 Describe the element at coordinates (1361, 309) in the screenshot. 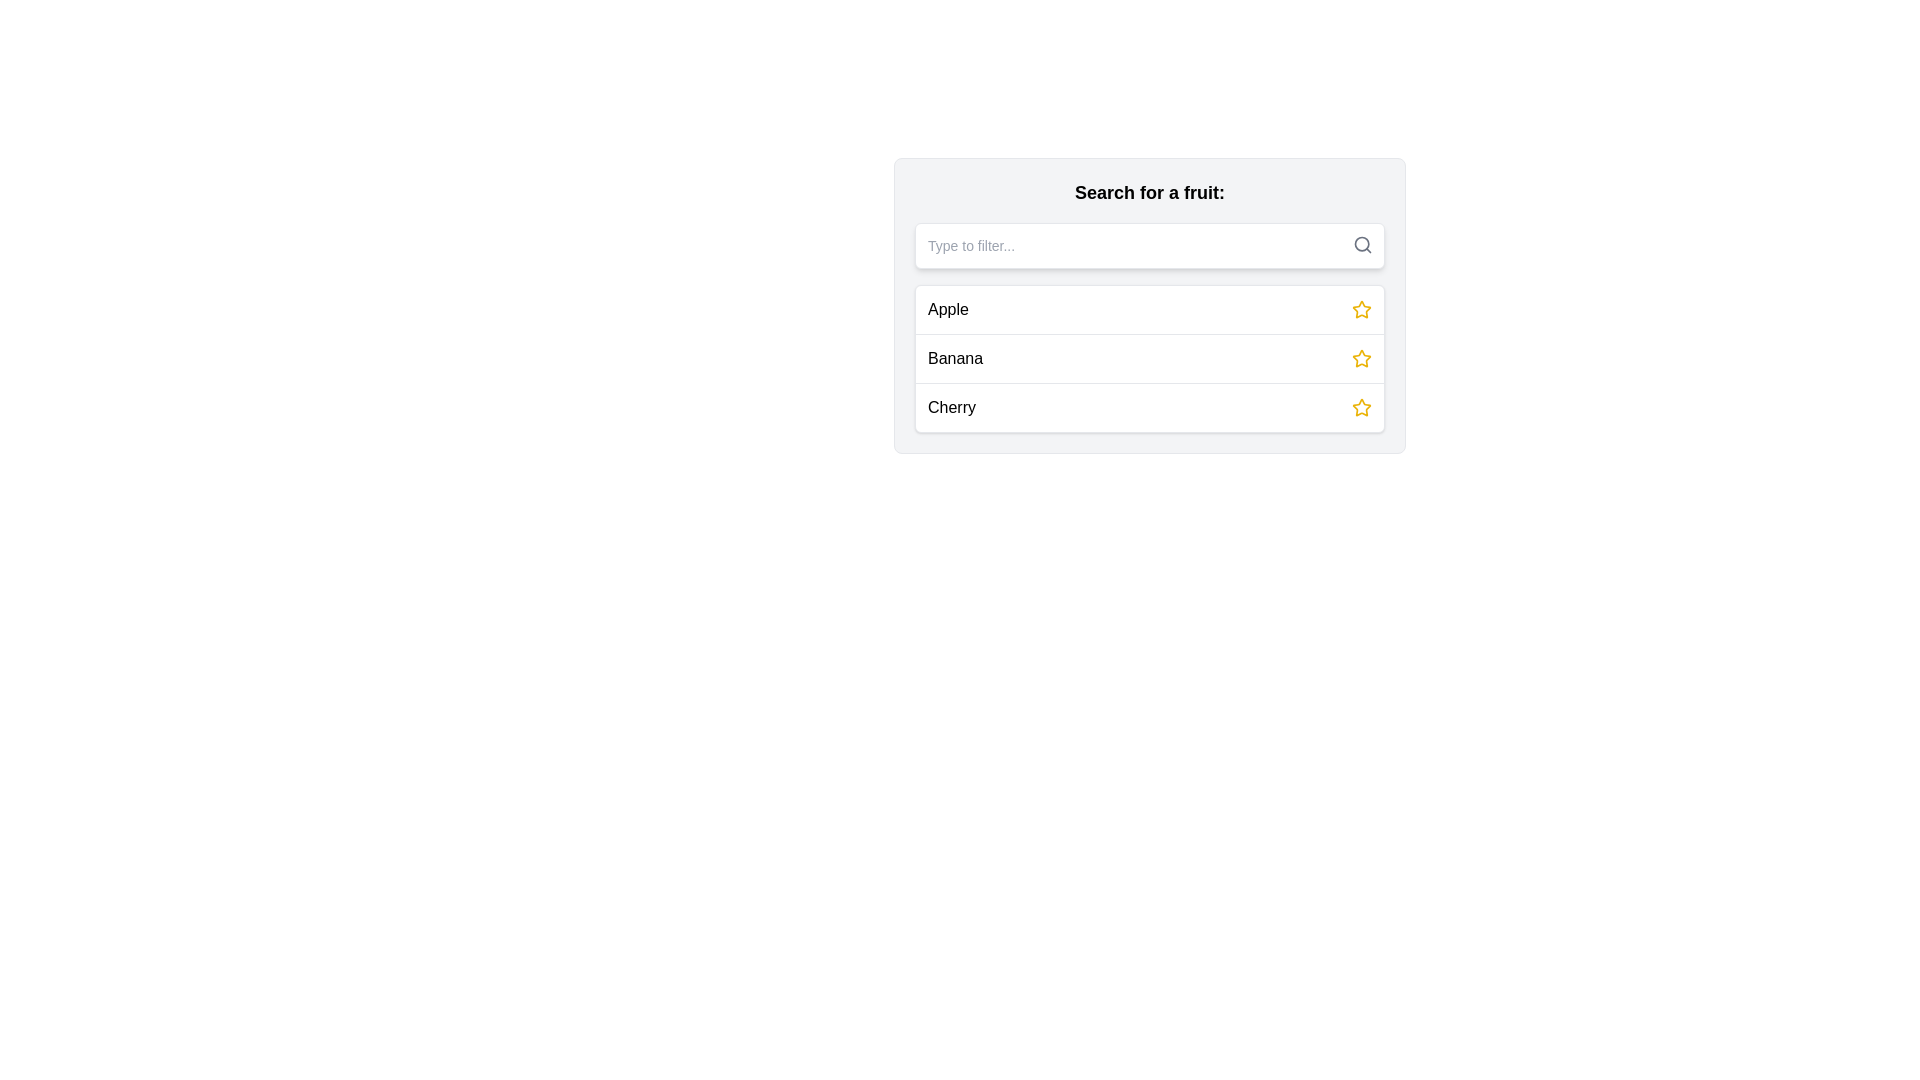

I see `the favorite marker icon for the 'Apple' item` at that location.